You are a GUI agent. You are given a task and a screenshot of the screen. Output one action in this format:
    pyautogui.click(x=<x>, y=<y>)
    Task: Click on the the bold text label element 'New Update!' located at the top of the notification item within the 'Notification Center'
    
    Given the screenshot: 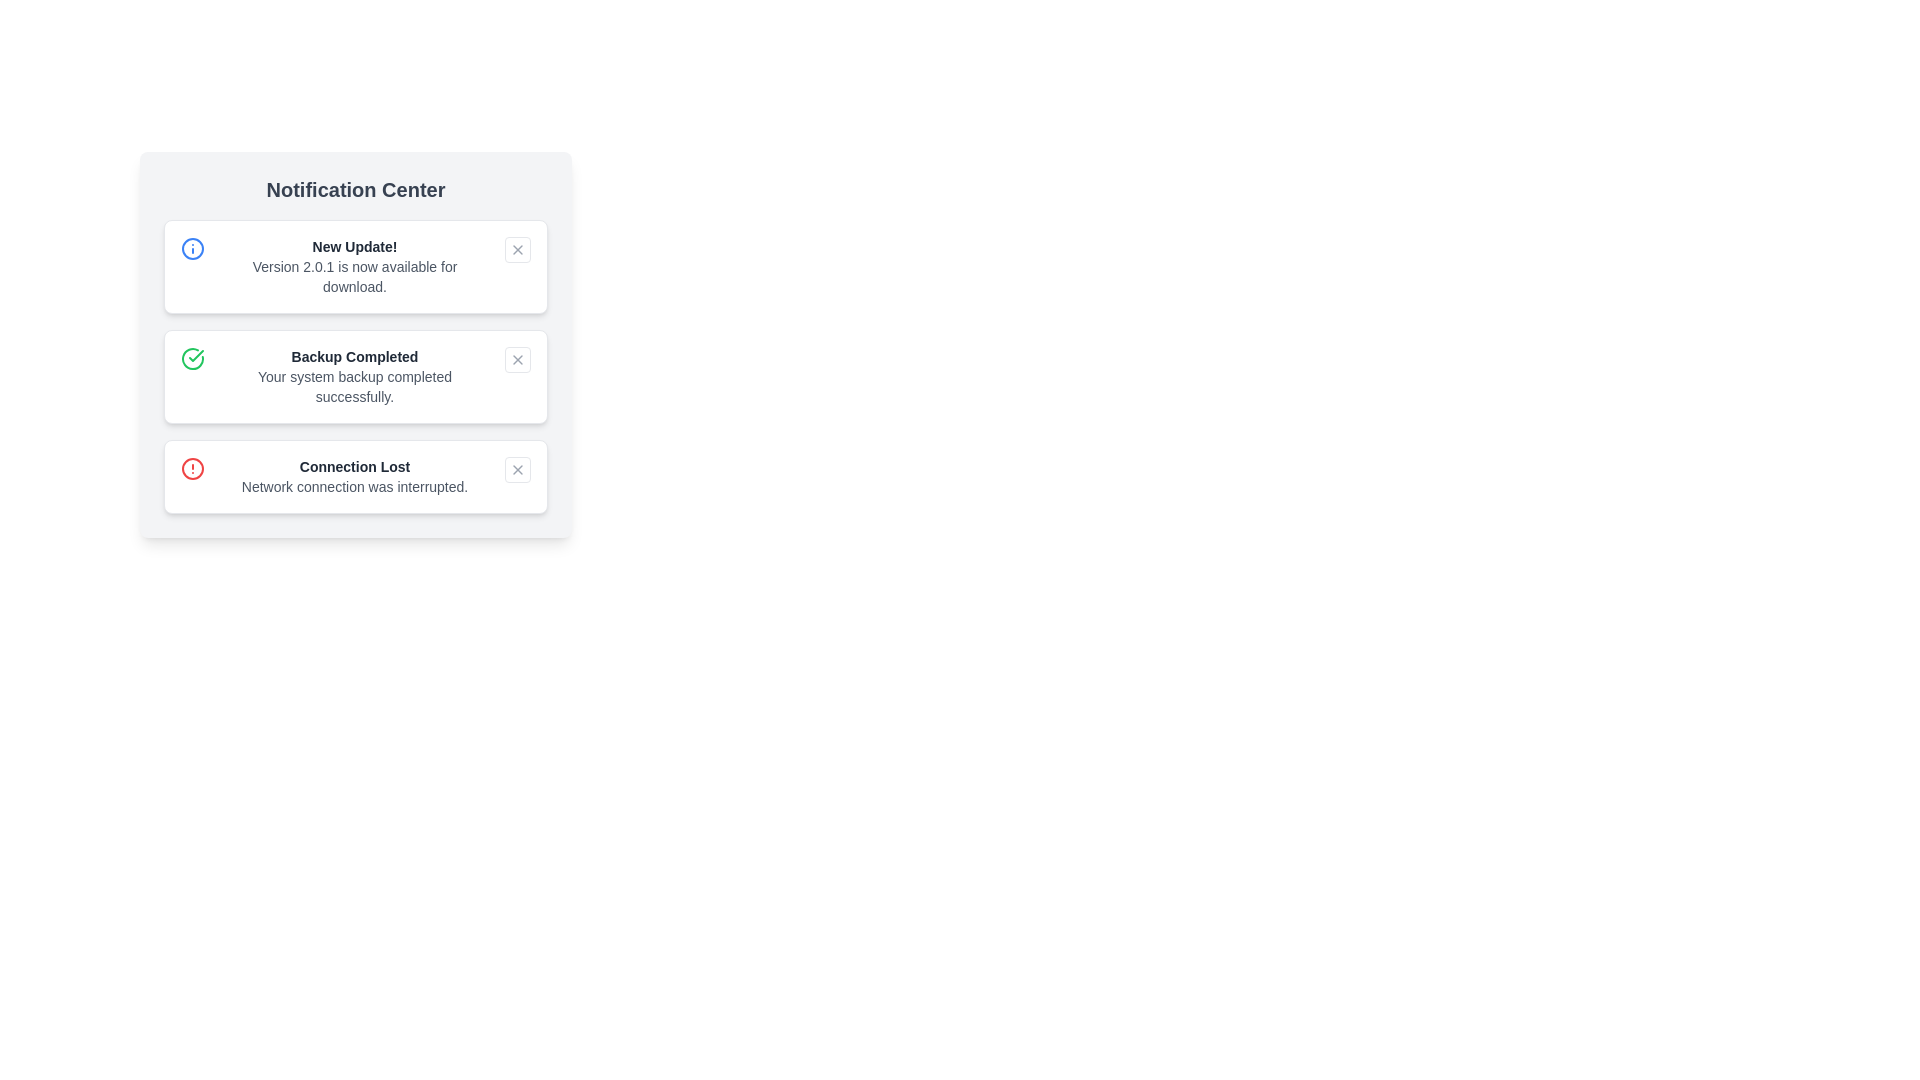 What is the action you would take?
    pyautogui.click(x=355, y=245)
    